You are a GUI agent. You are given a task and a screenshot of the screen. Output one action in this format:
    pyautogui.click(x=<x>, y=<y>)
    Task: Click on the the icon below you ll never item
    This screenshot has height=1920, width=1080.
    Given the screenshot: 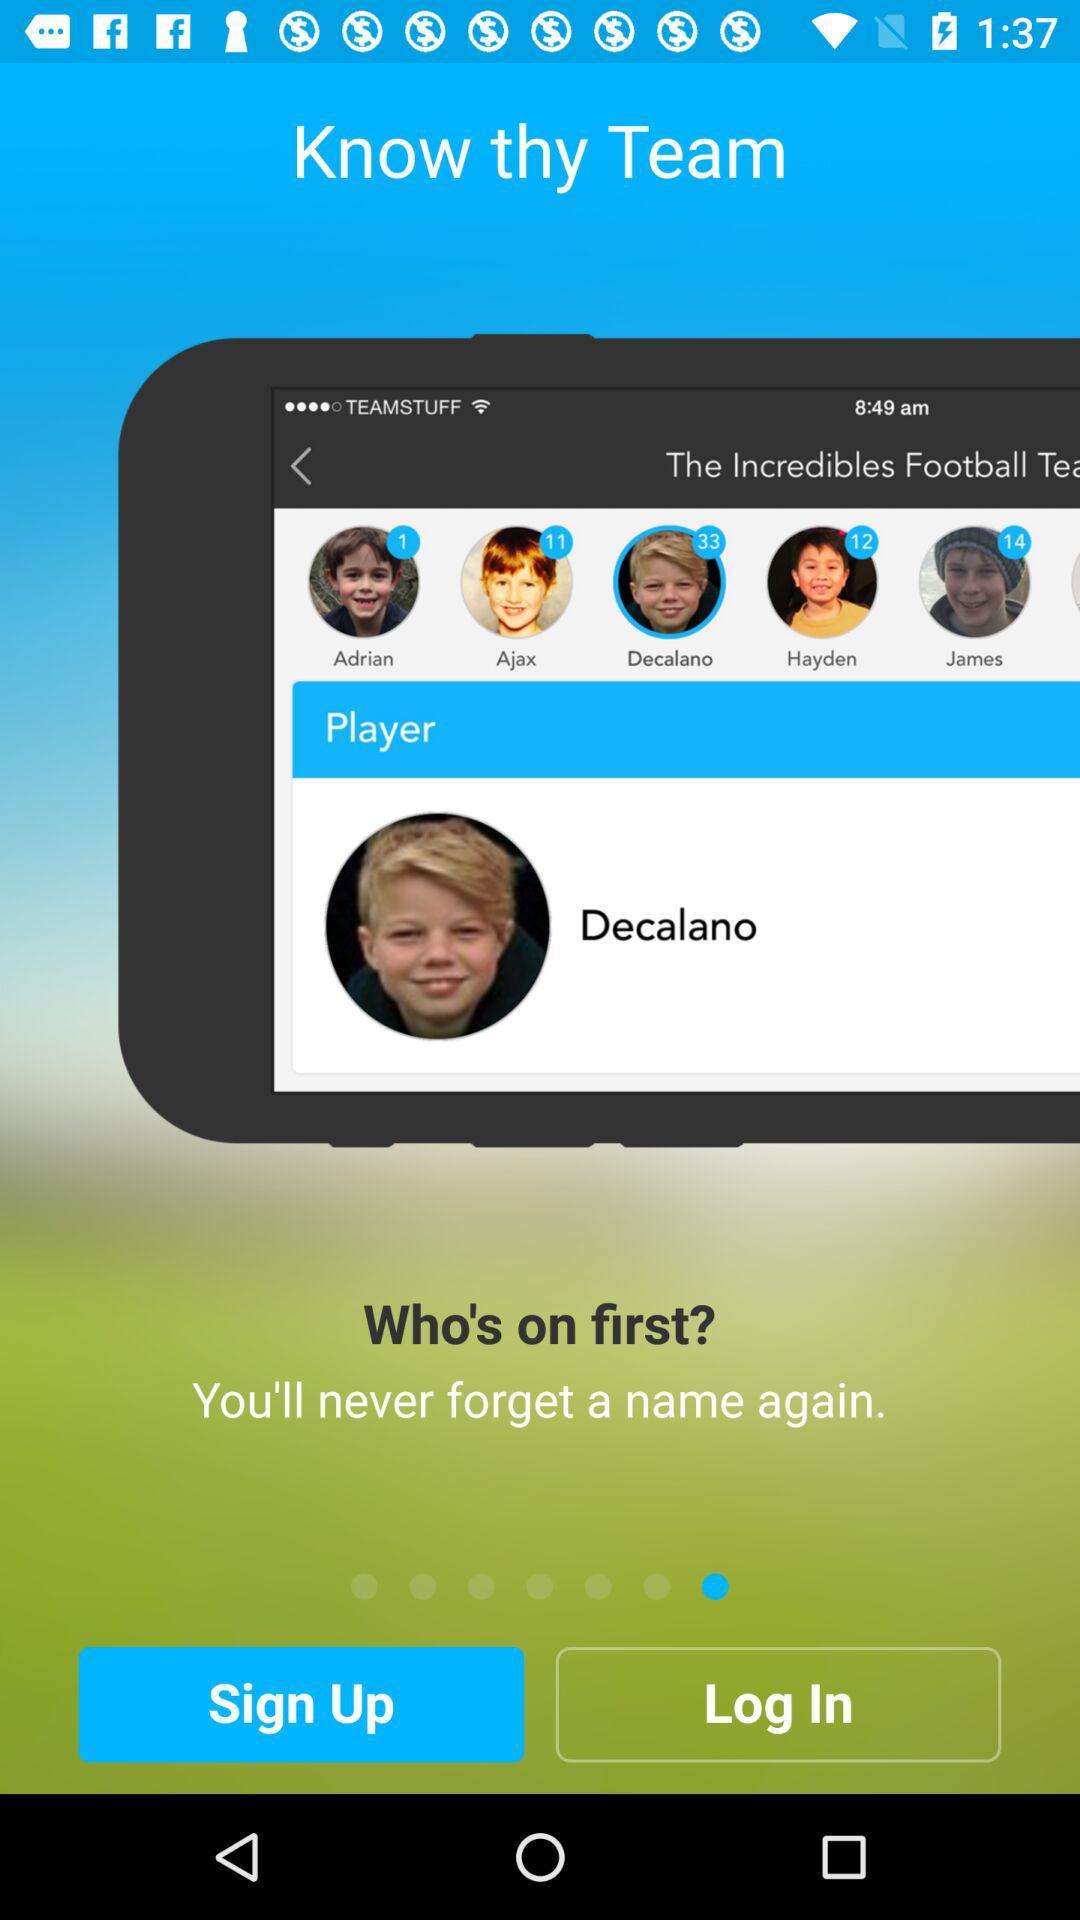 What is the action you would take?
    pyautogui.click(x=540, y=1585)
    